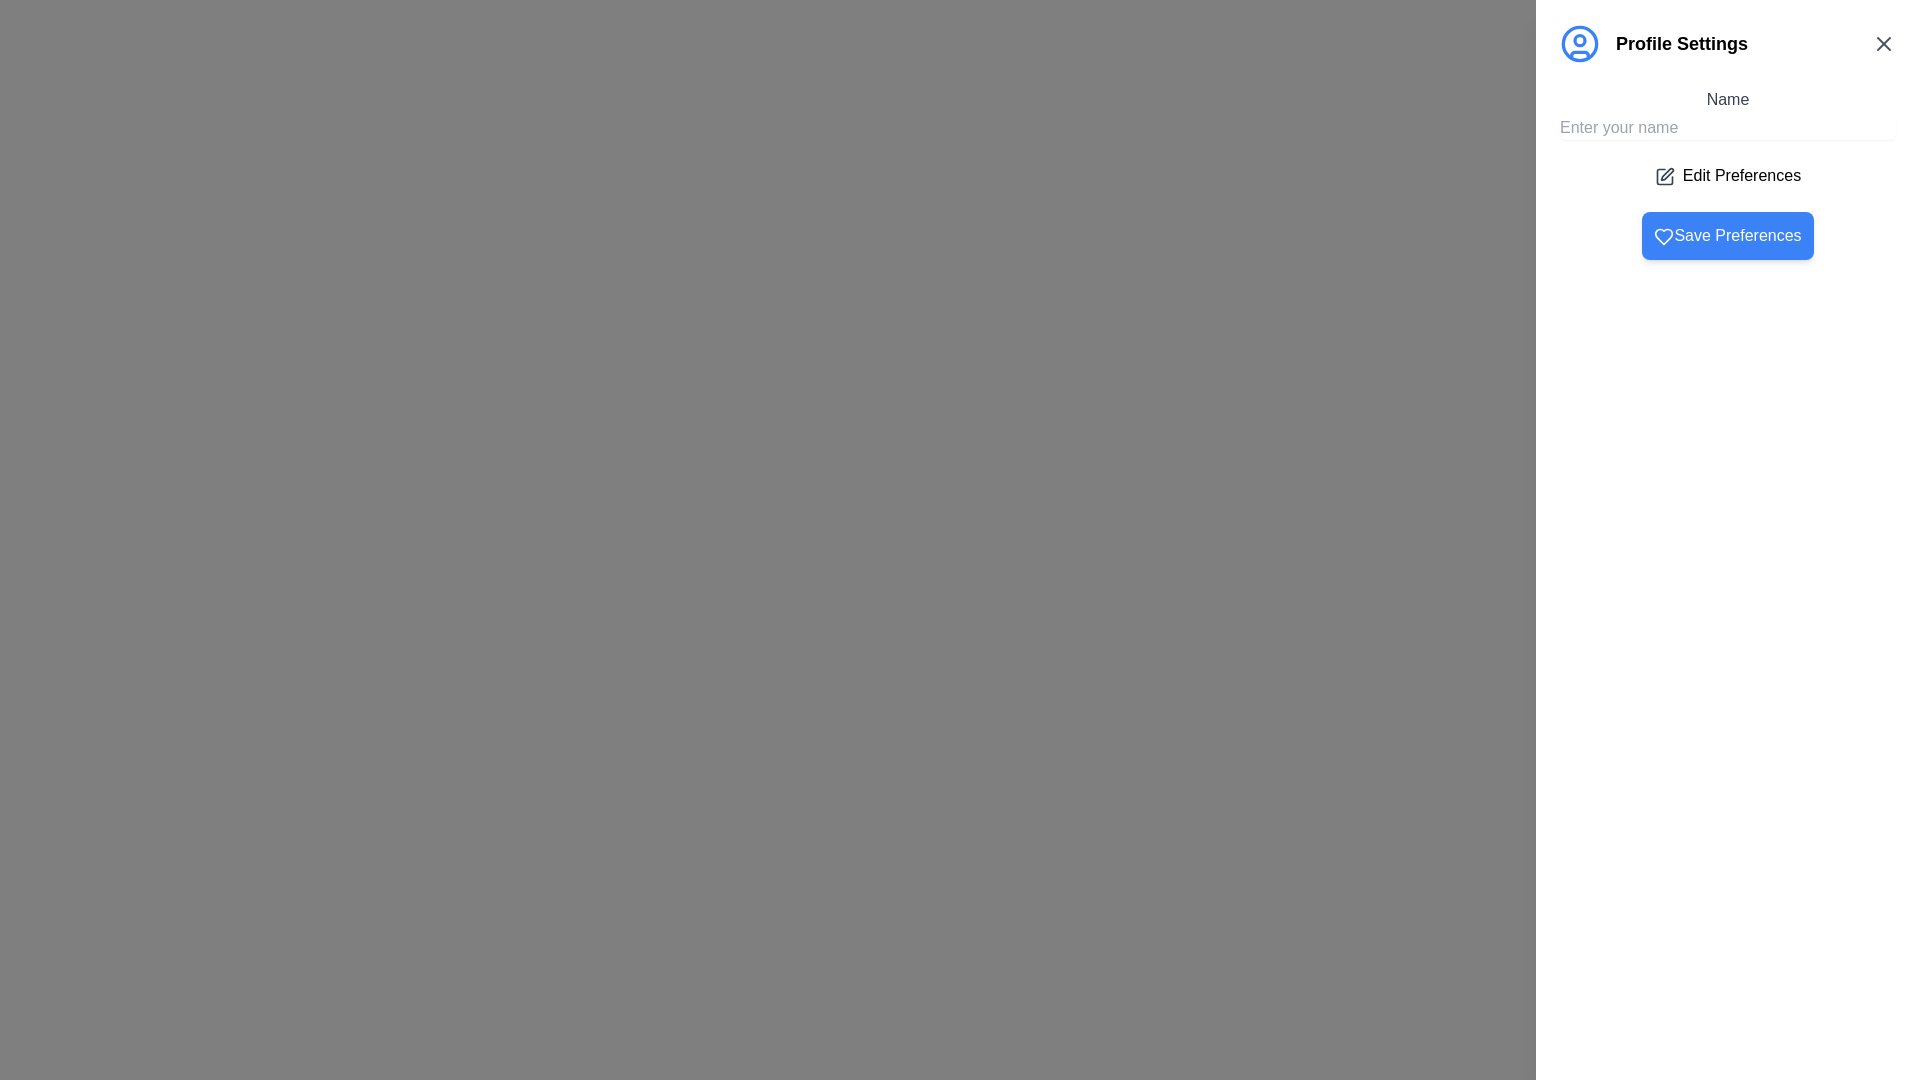  I want to click on the static label with the text 'Edit Preferences' that features a pencil icon to the left, located below the 'Name' input field and above the 'Save Preferences' button, so click(1727, 175).